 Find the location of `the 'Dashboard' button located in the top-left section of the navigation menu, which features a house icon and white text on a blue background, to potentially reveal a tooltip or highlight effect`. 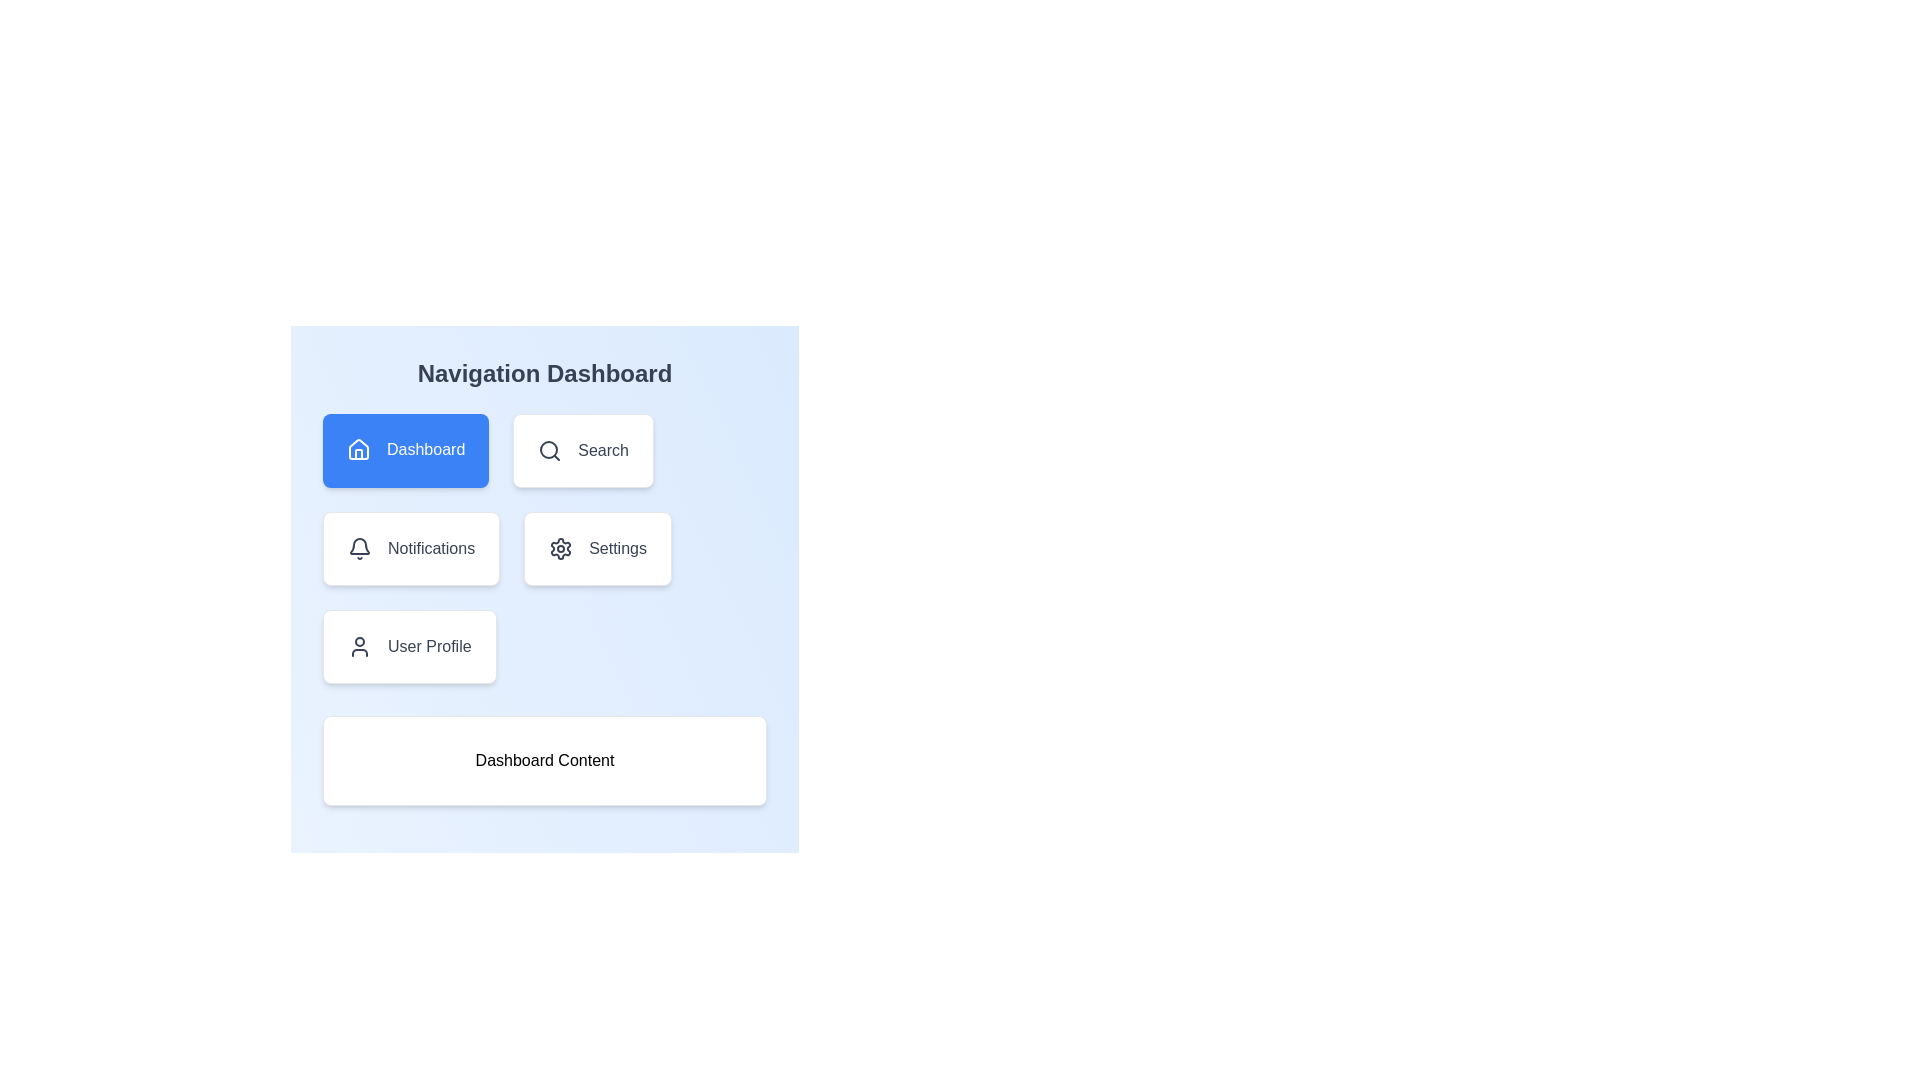

the 'Dashboard' button located in the top-left section of the navigation menu, which features a house icon and white text on a blue background, to potentially reveal a tooltip or highlight effect is located at coordinates (405, 450).